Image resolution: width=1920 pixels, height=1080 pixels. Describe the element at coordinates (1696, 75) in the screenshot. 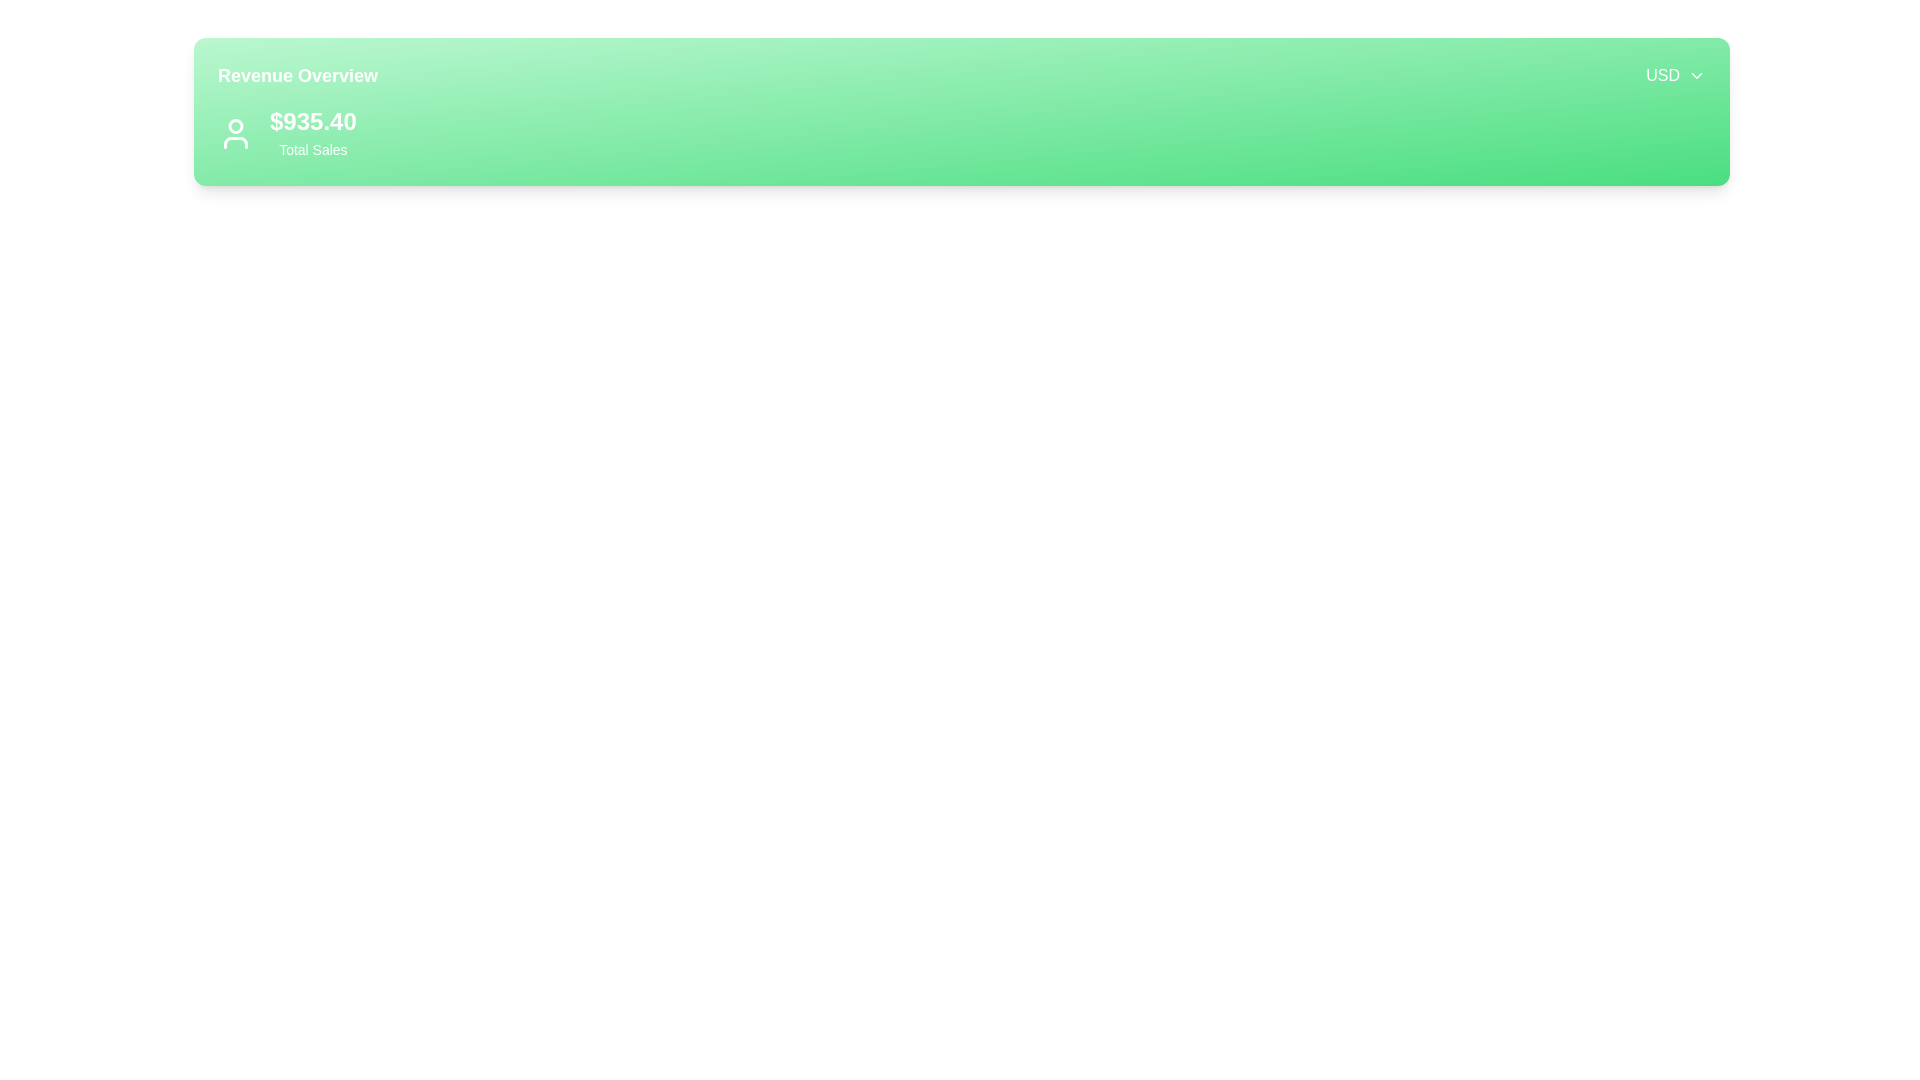

I see `the downward-facing chevron icon next to the 'USD' text, which indicates that the currency option can be selected or changed` at that location.